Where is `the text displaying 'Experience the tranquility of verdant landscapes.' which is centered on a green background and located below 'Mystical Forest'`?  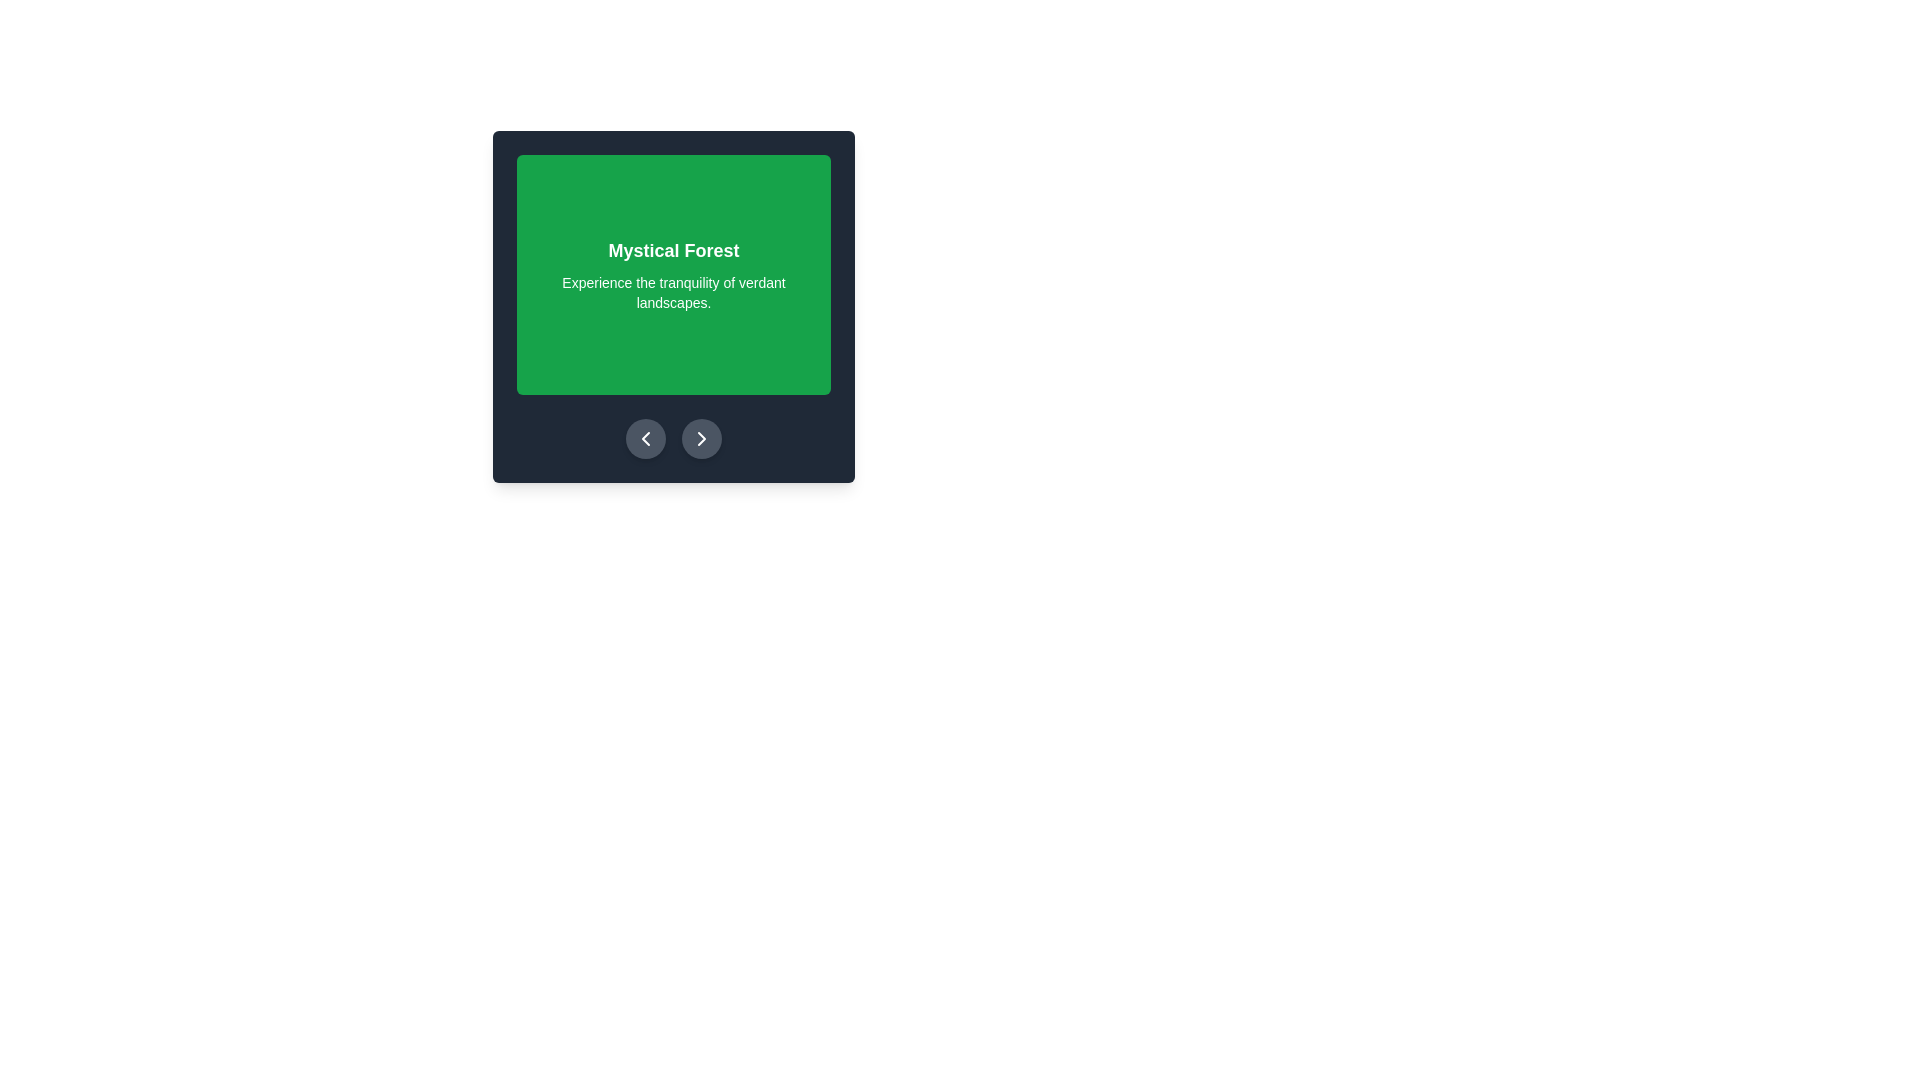 the text displaying 'Experience the tranquility of verdant landscapes.' which is centered on a green background and located below 'Mystical Forest' is located at coordinates (673, 293).